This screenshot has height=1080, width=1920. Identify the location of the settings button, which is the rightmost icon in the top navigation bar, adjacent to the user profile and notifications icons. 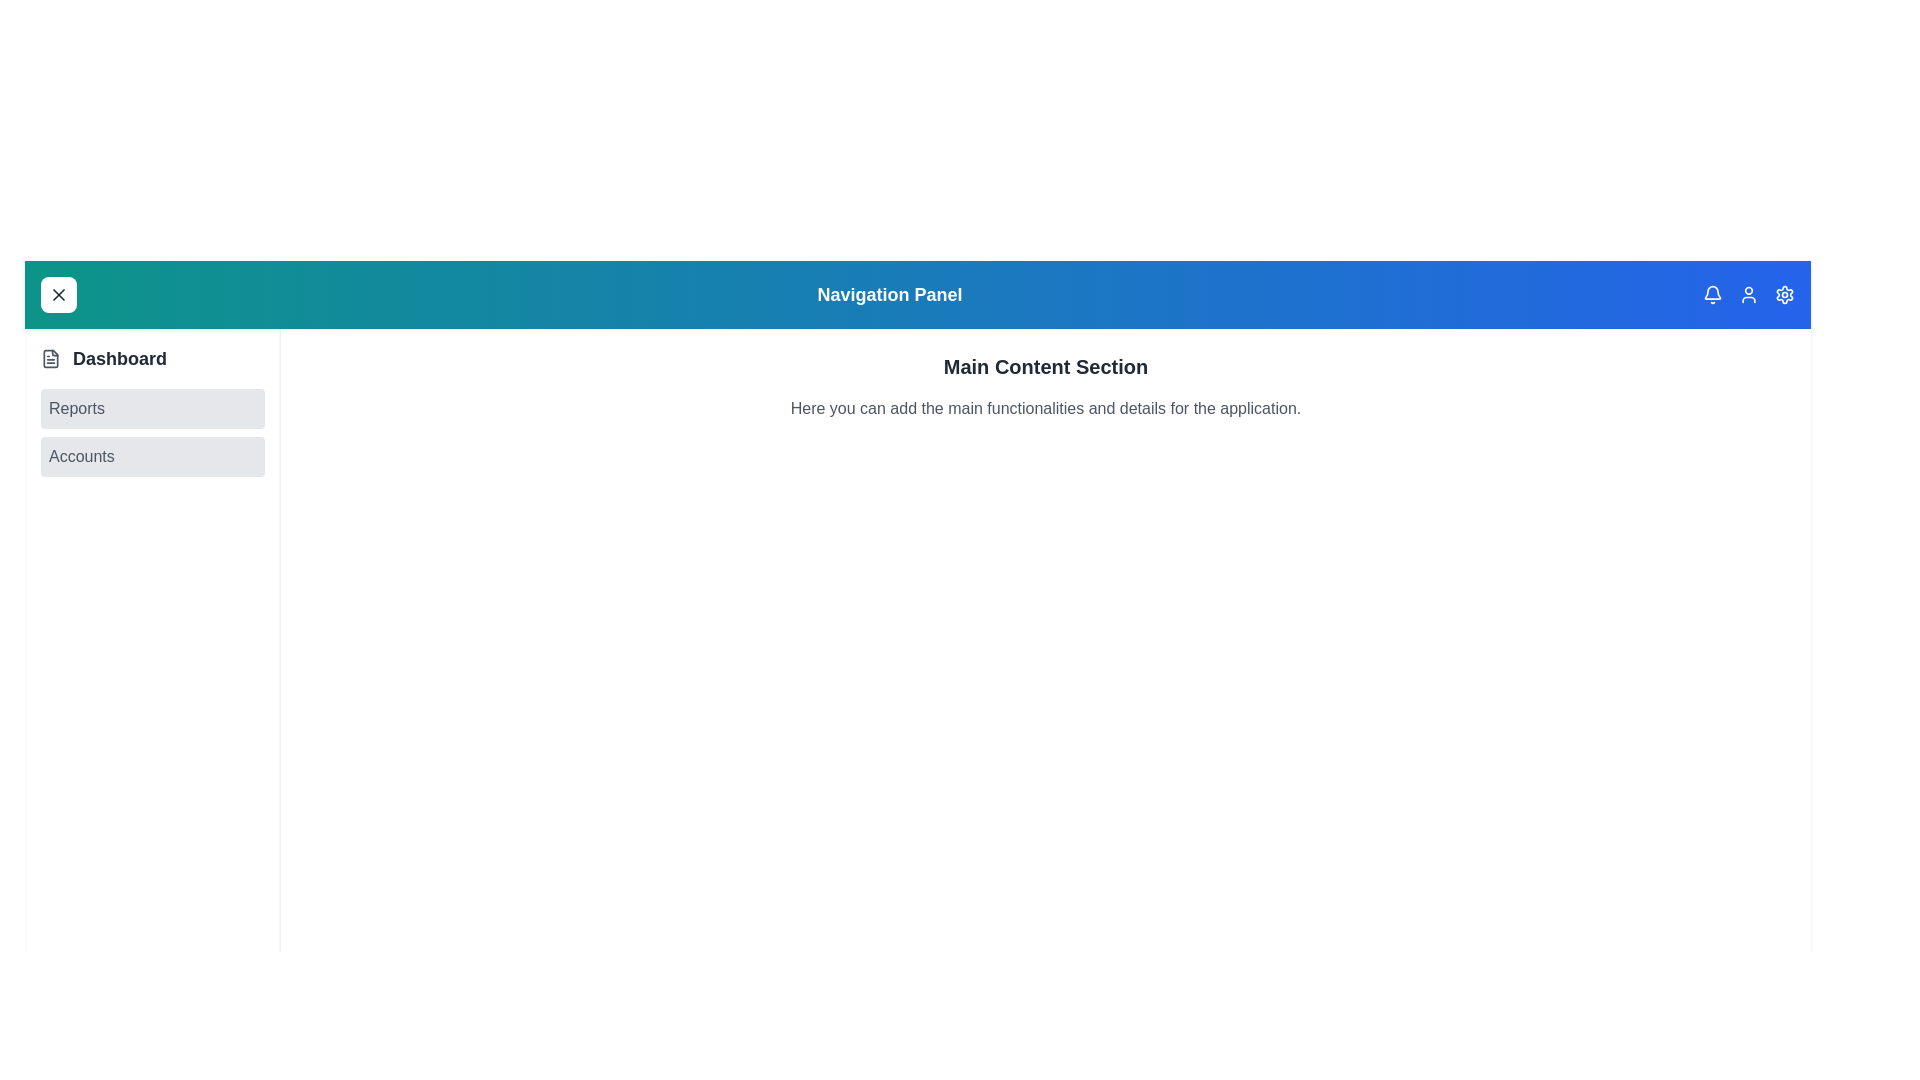
(1785, 294).